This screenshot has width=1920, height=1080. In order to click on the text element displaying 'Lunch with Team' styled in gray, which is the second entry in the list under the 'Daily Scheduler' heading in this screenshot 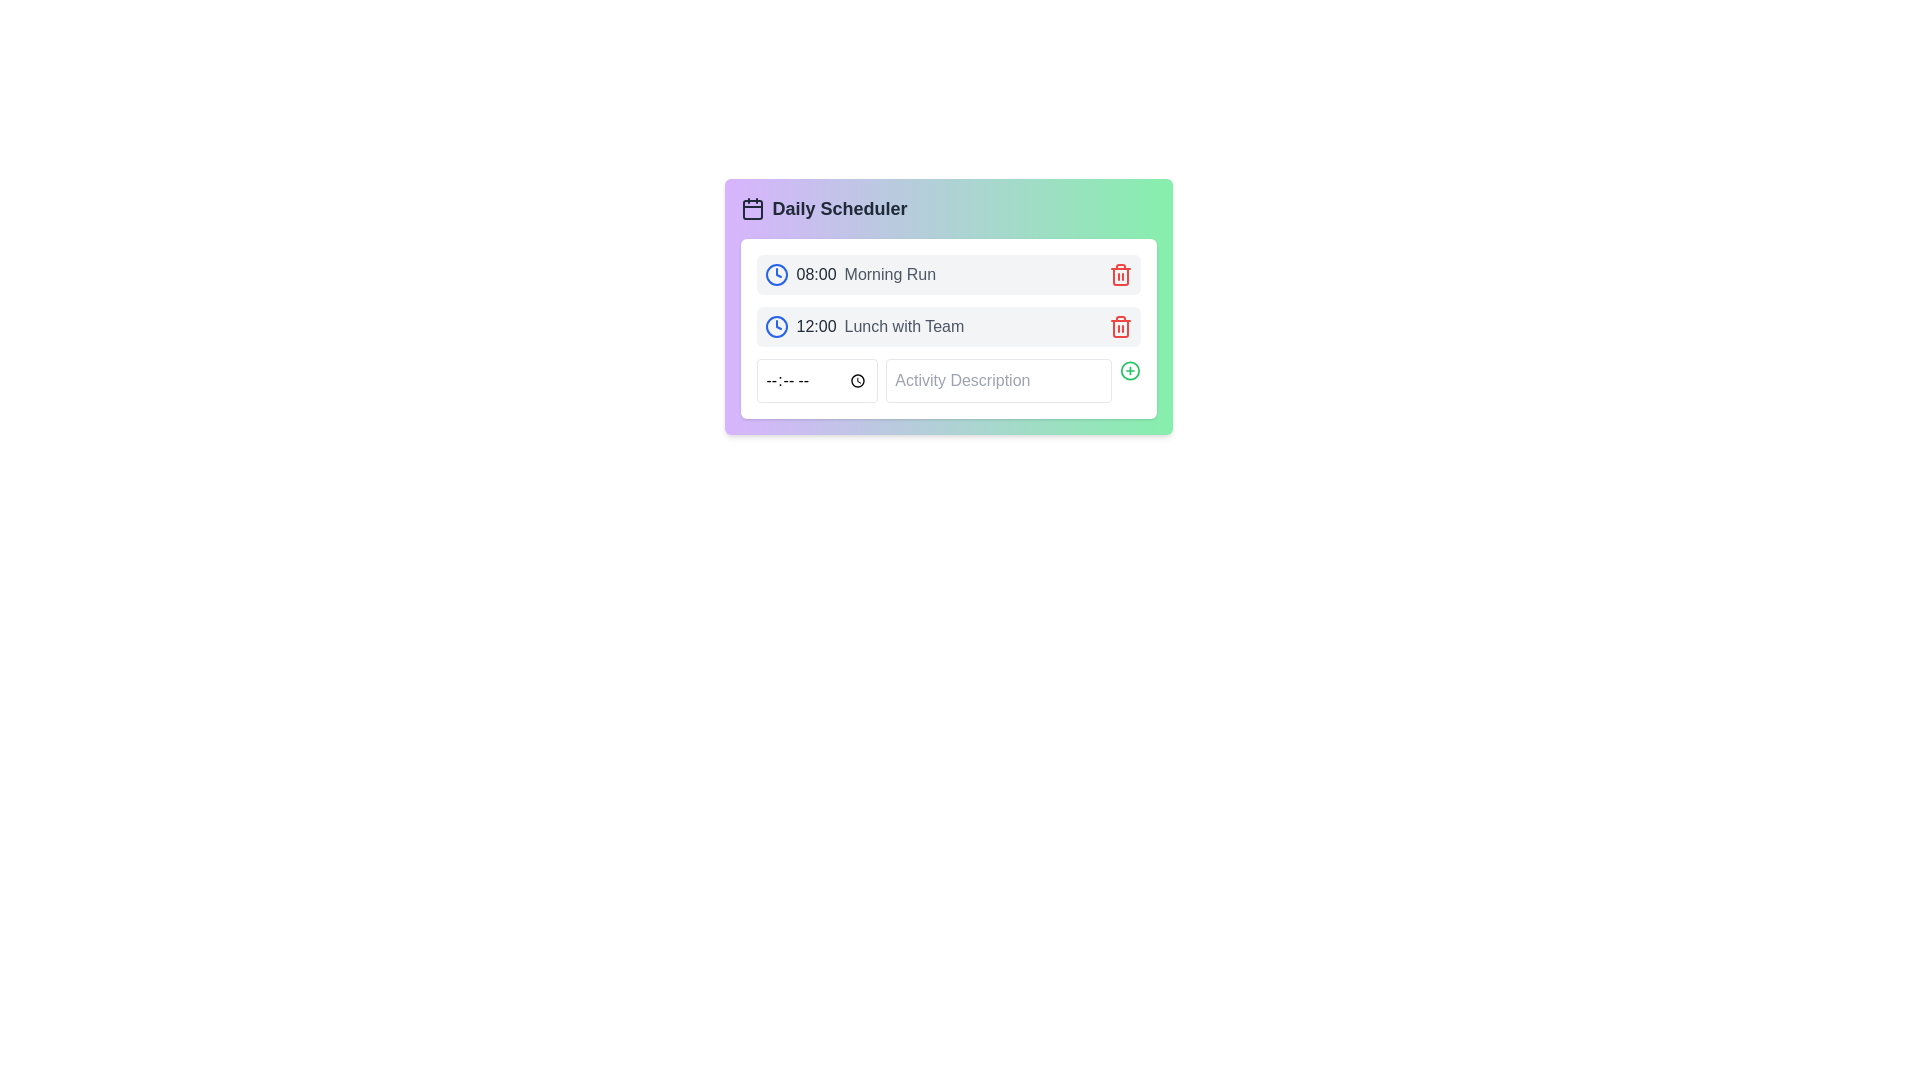, I will do `click(903, 326)`.